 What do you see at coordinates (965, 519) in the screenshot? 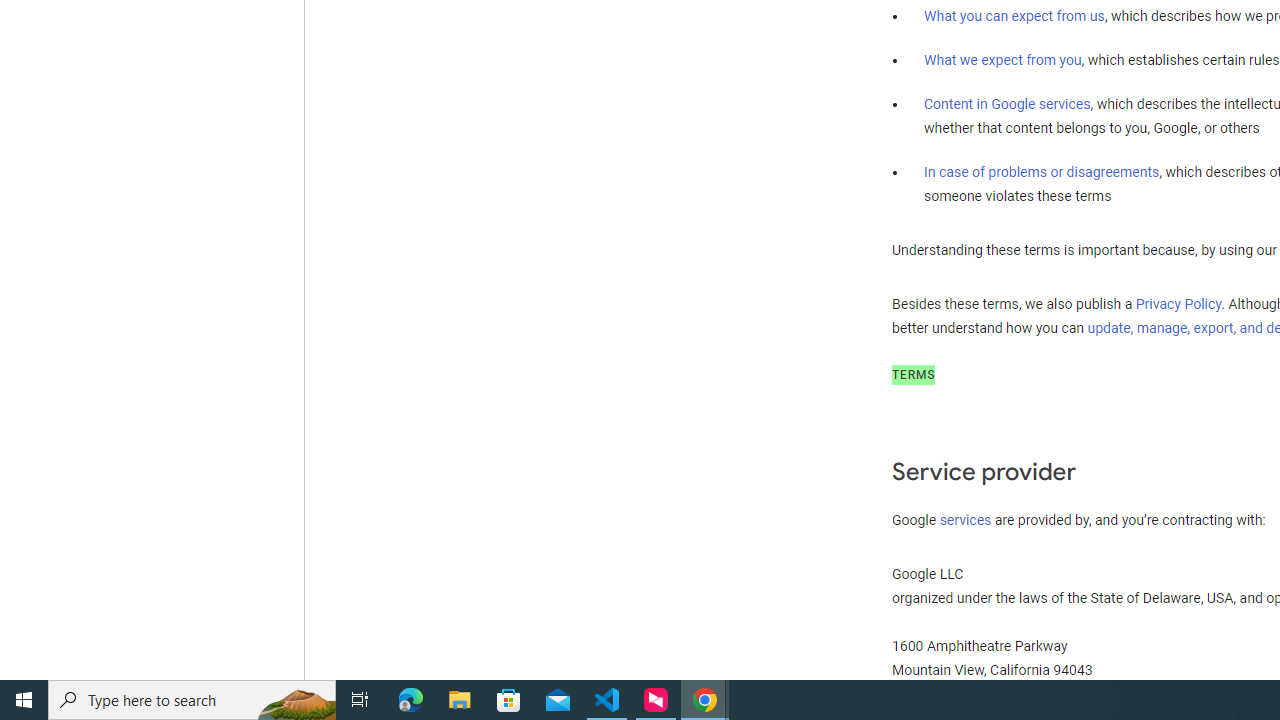
I see `'services'` at bounding box center [965, 519].